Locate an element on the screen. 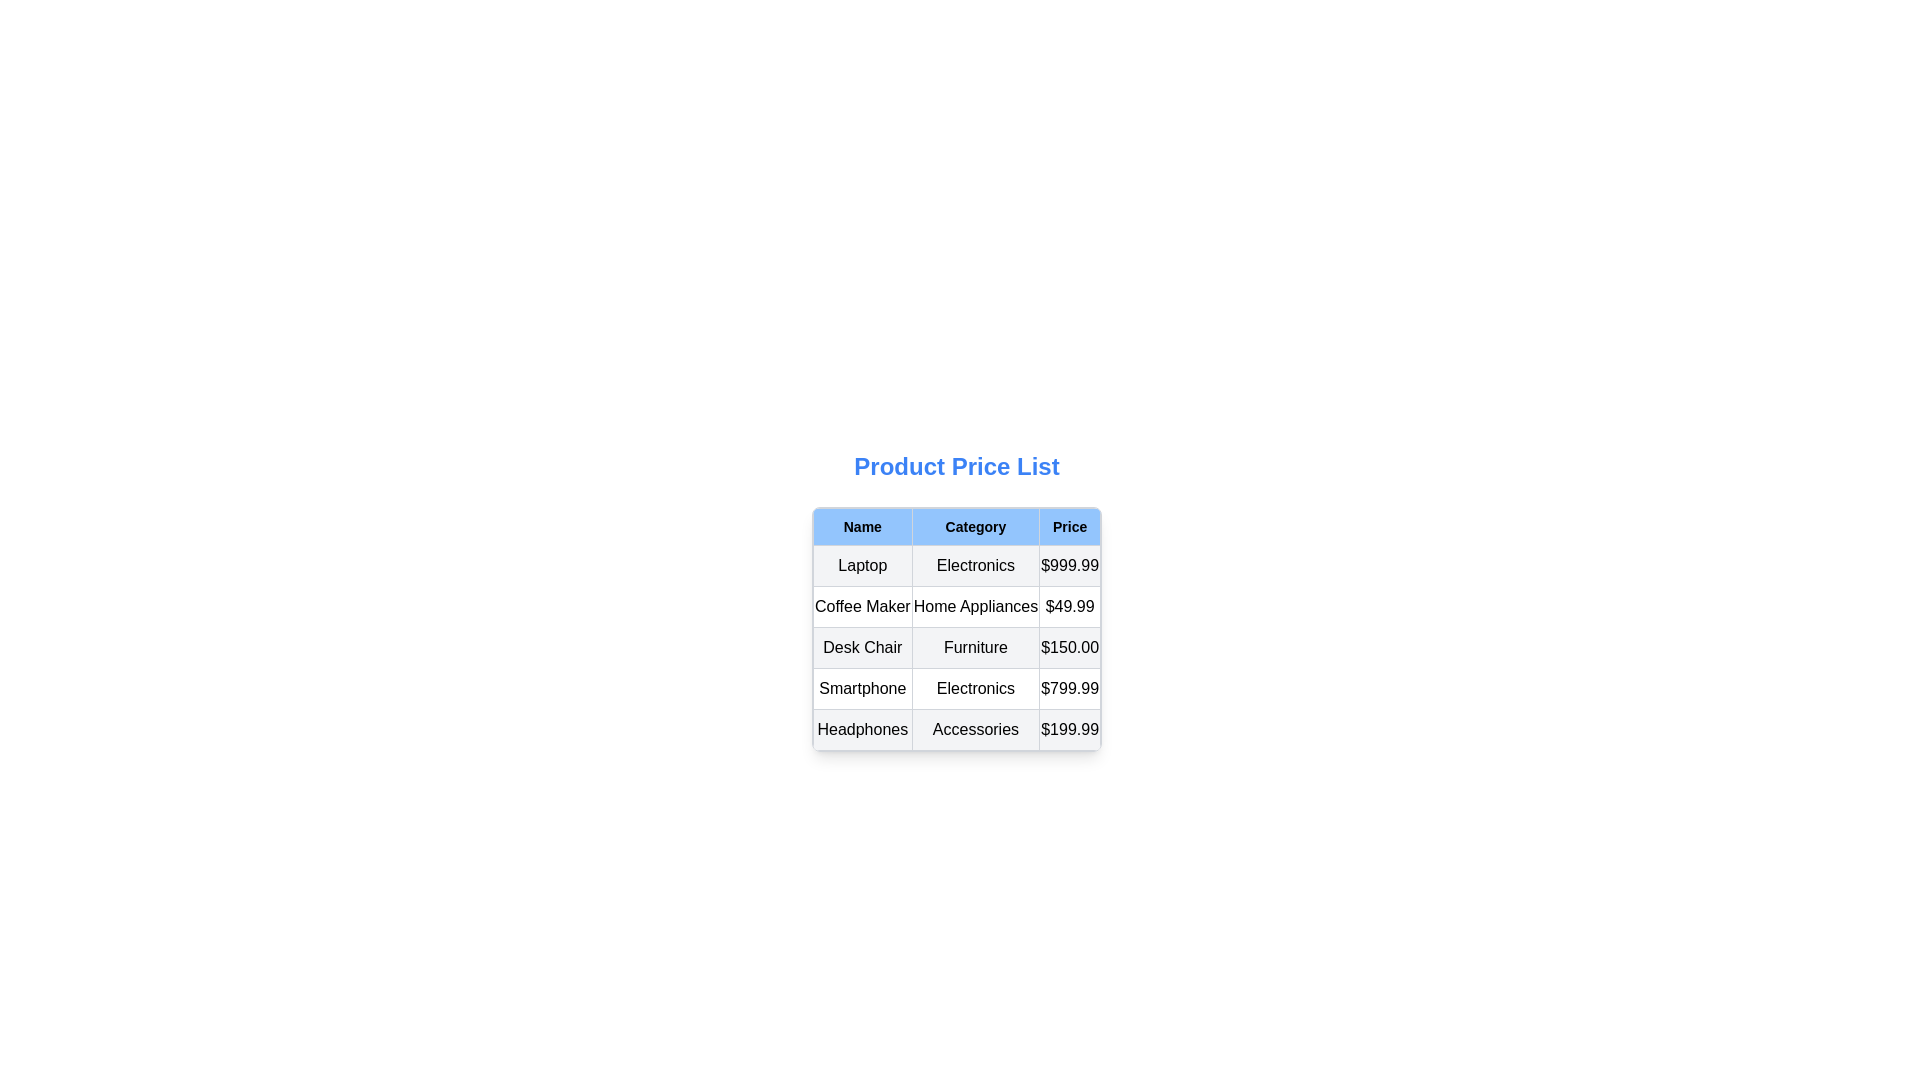  the 'Category' column header in the product price list table, which is centrally aligned and positioned between the 'Name' and 'Price' headers is located at coordinates (975, 526).